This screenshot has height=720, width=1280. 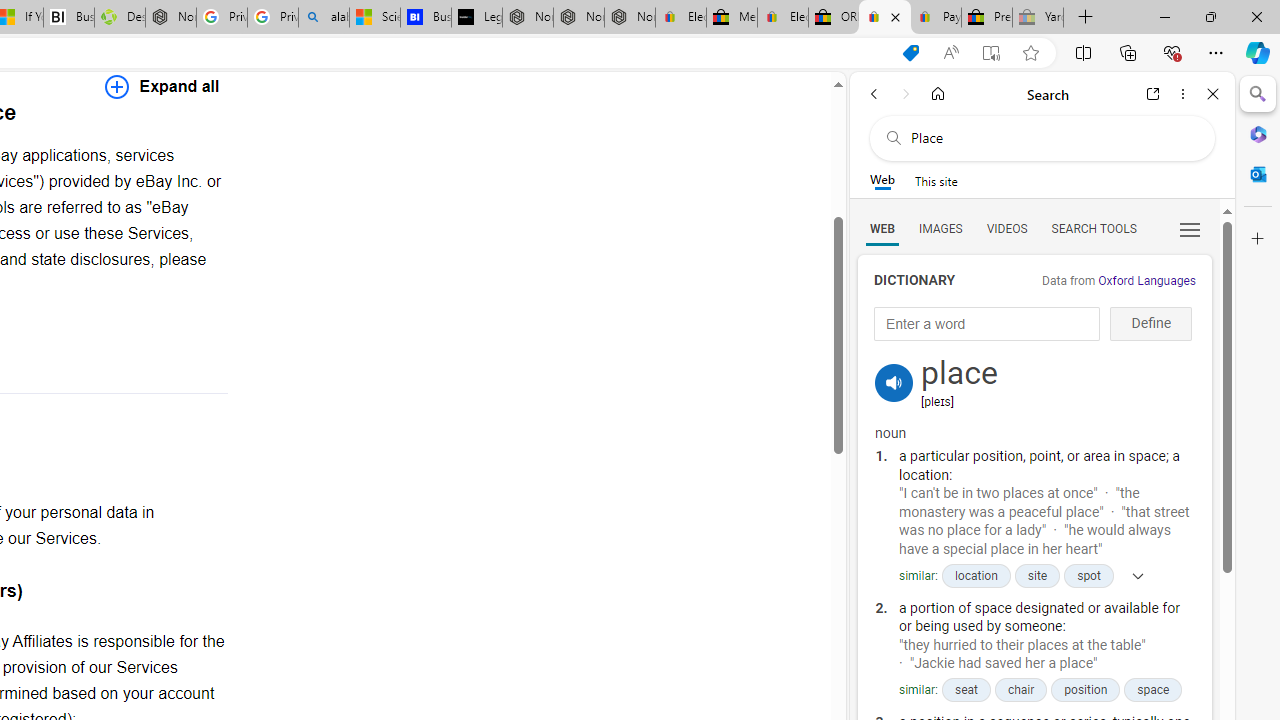 What do you see at coordinates (939, 227) in the screenshot?
I see `'IMAGES'` at bounding box center [939, 227].